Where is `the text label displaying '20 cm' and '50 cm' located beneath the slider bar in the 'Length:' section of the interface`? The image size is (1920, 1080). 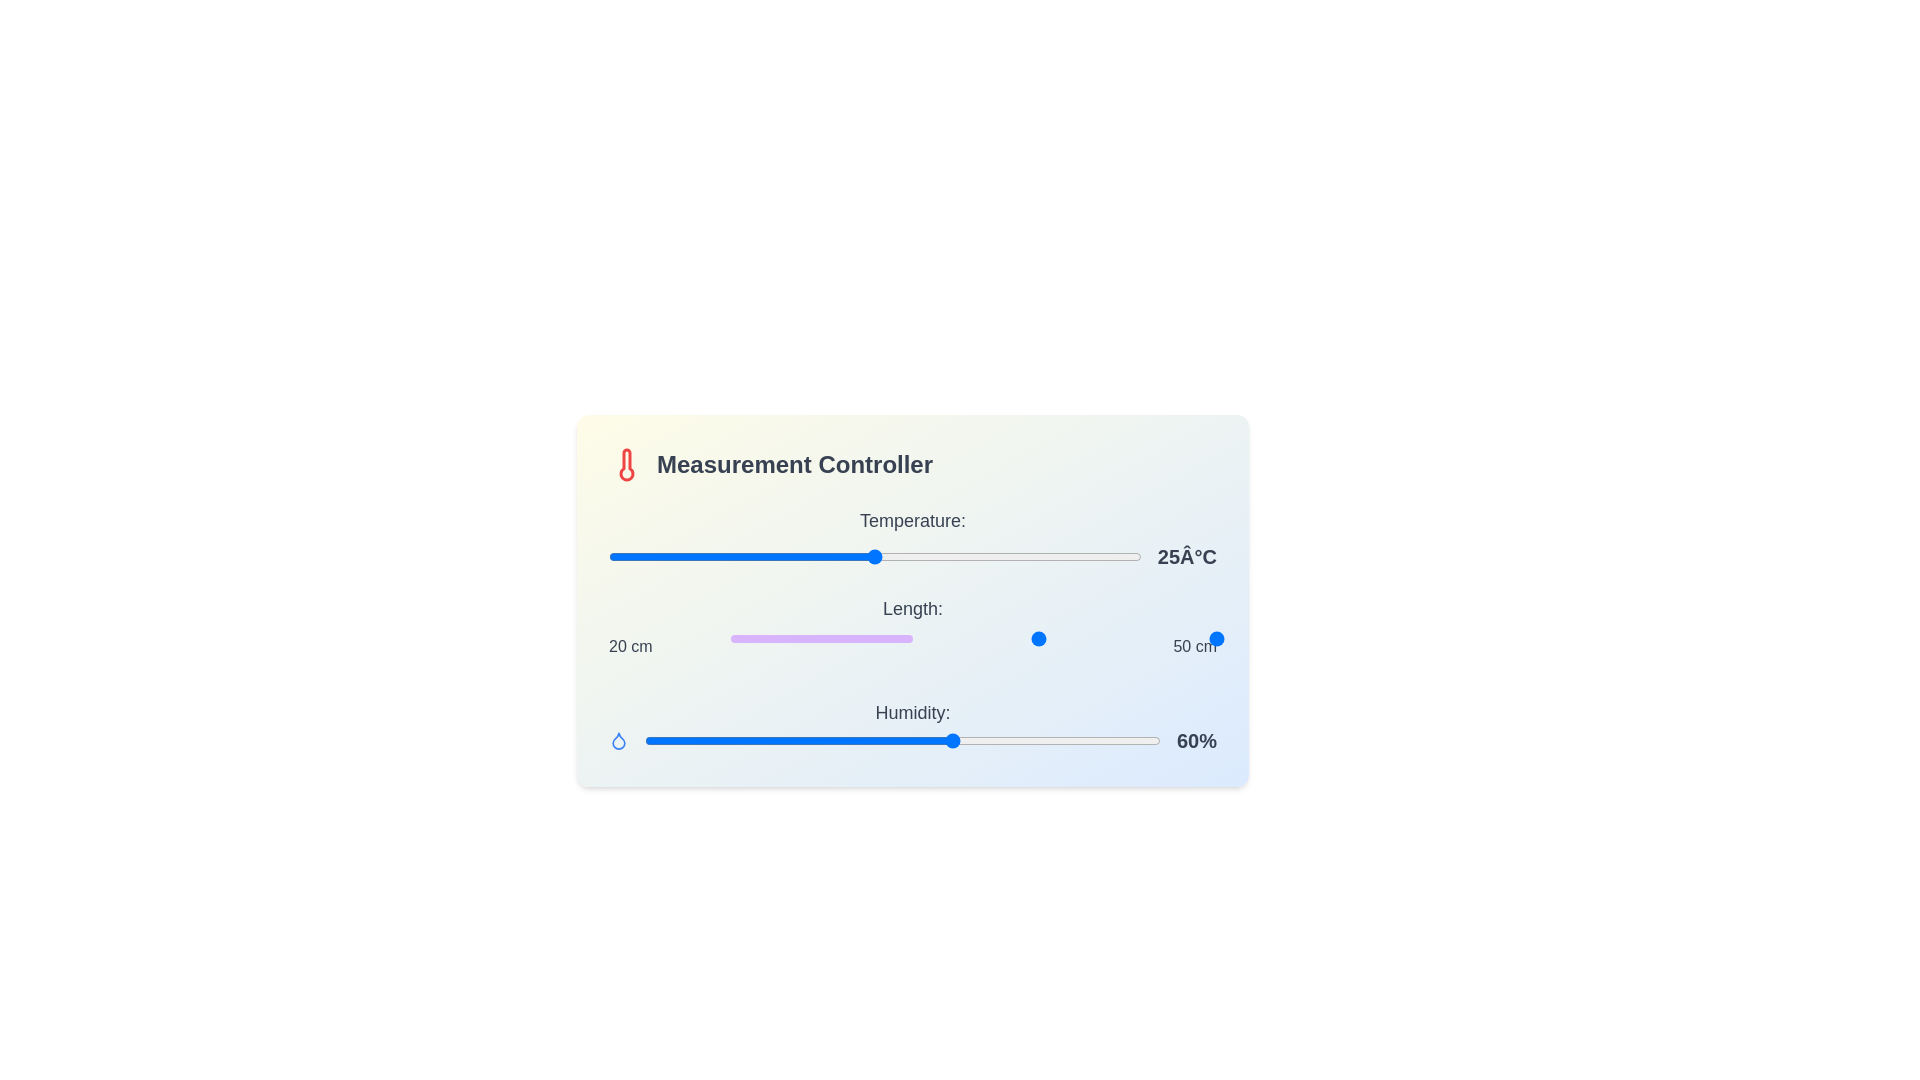 the text label displaying '20 cm' and '50 cm' located beneath the slider bar in the 'Length:' section of the interface is located at coordinates (911, 655).